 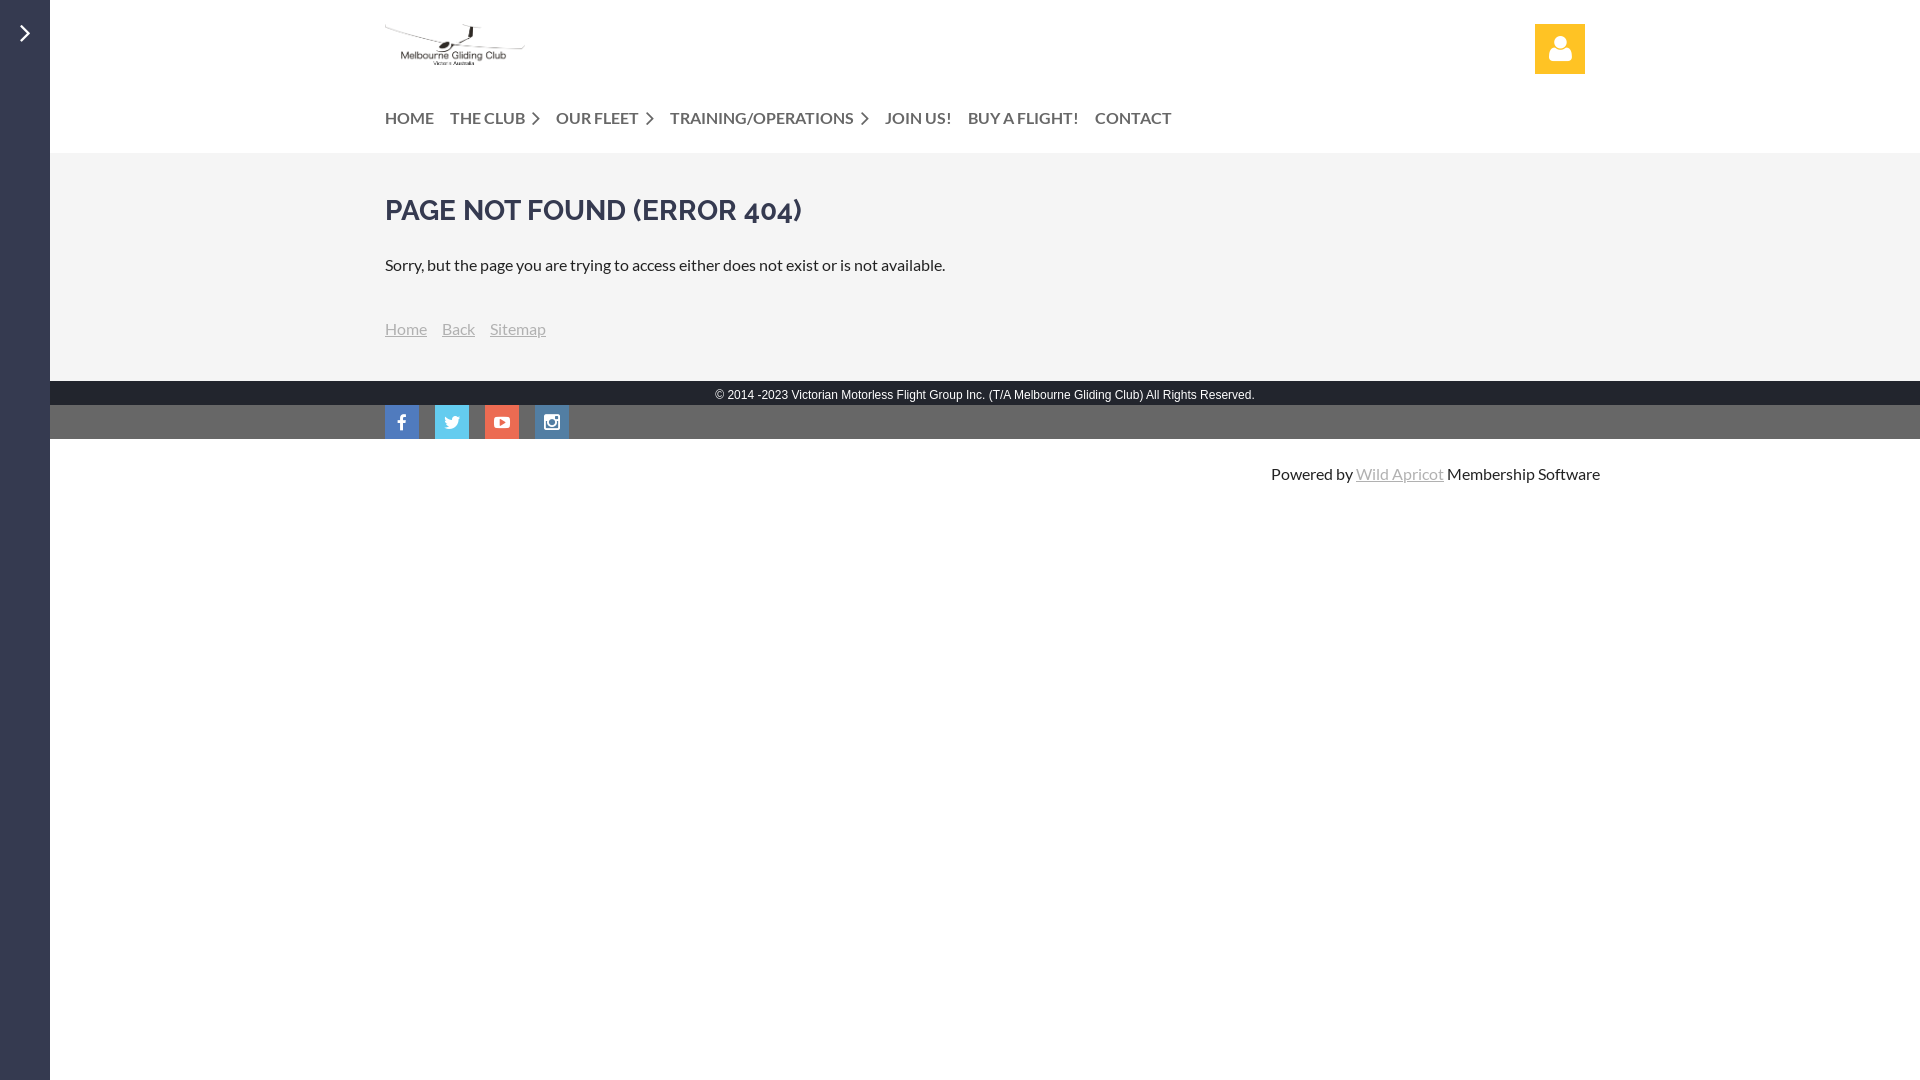 I want to click on 'Log in', so click(x=1559, y=48).